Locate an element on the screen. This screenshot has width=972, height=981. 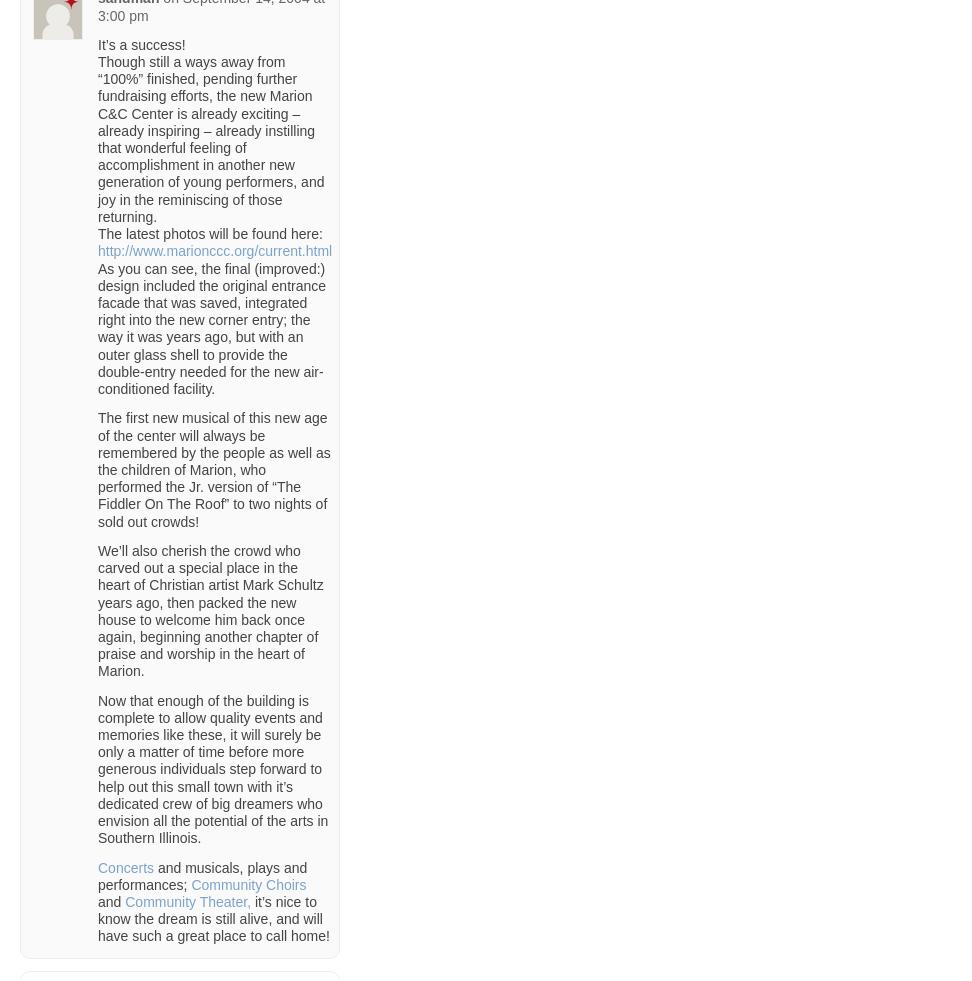
'and' is located at coordinates (110, 902).